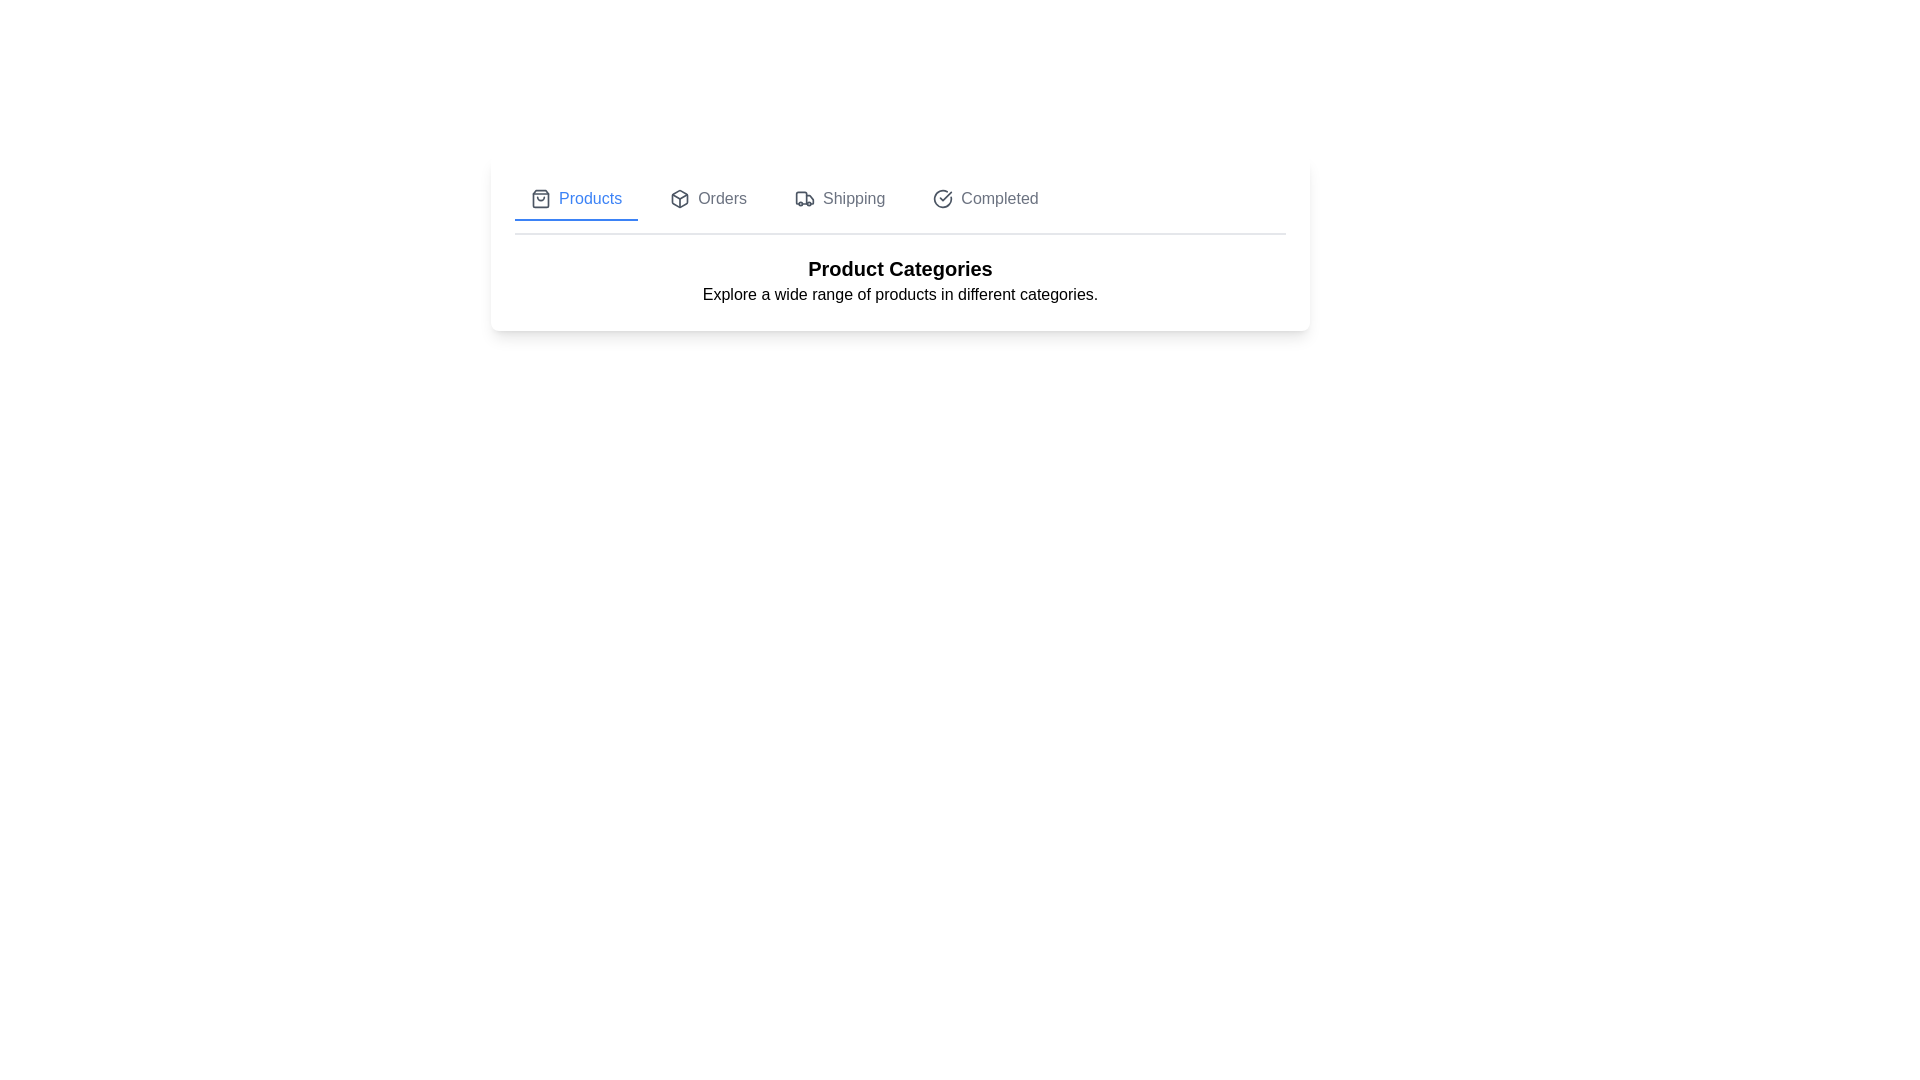  I want to click on the menu item that navigates to the orders section of the application using the keyboard, so click(708, 200).